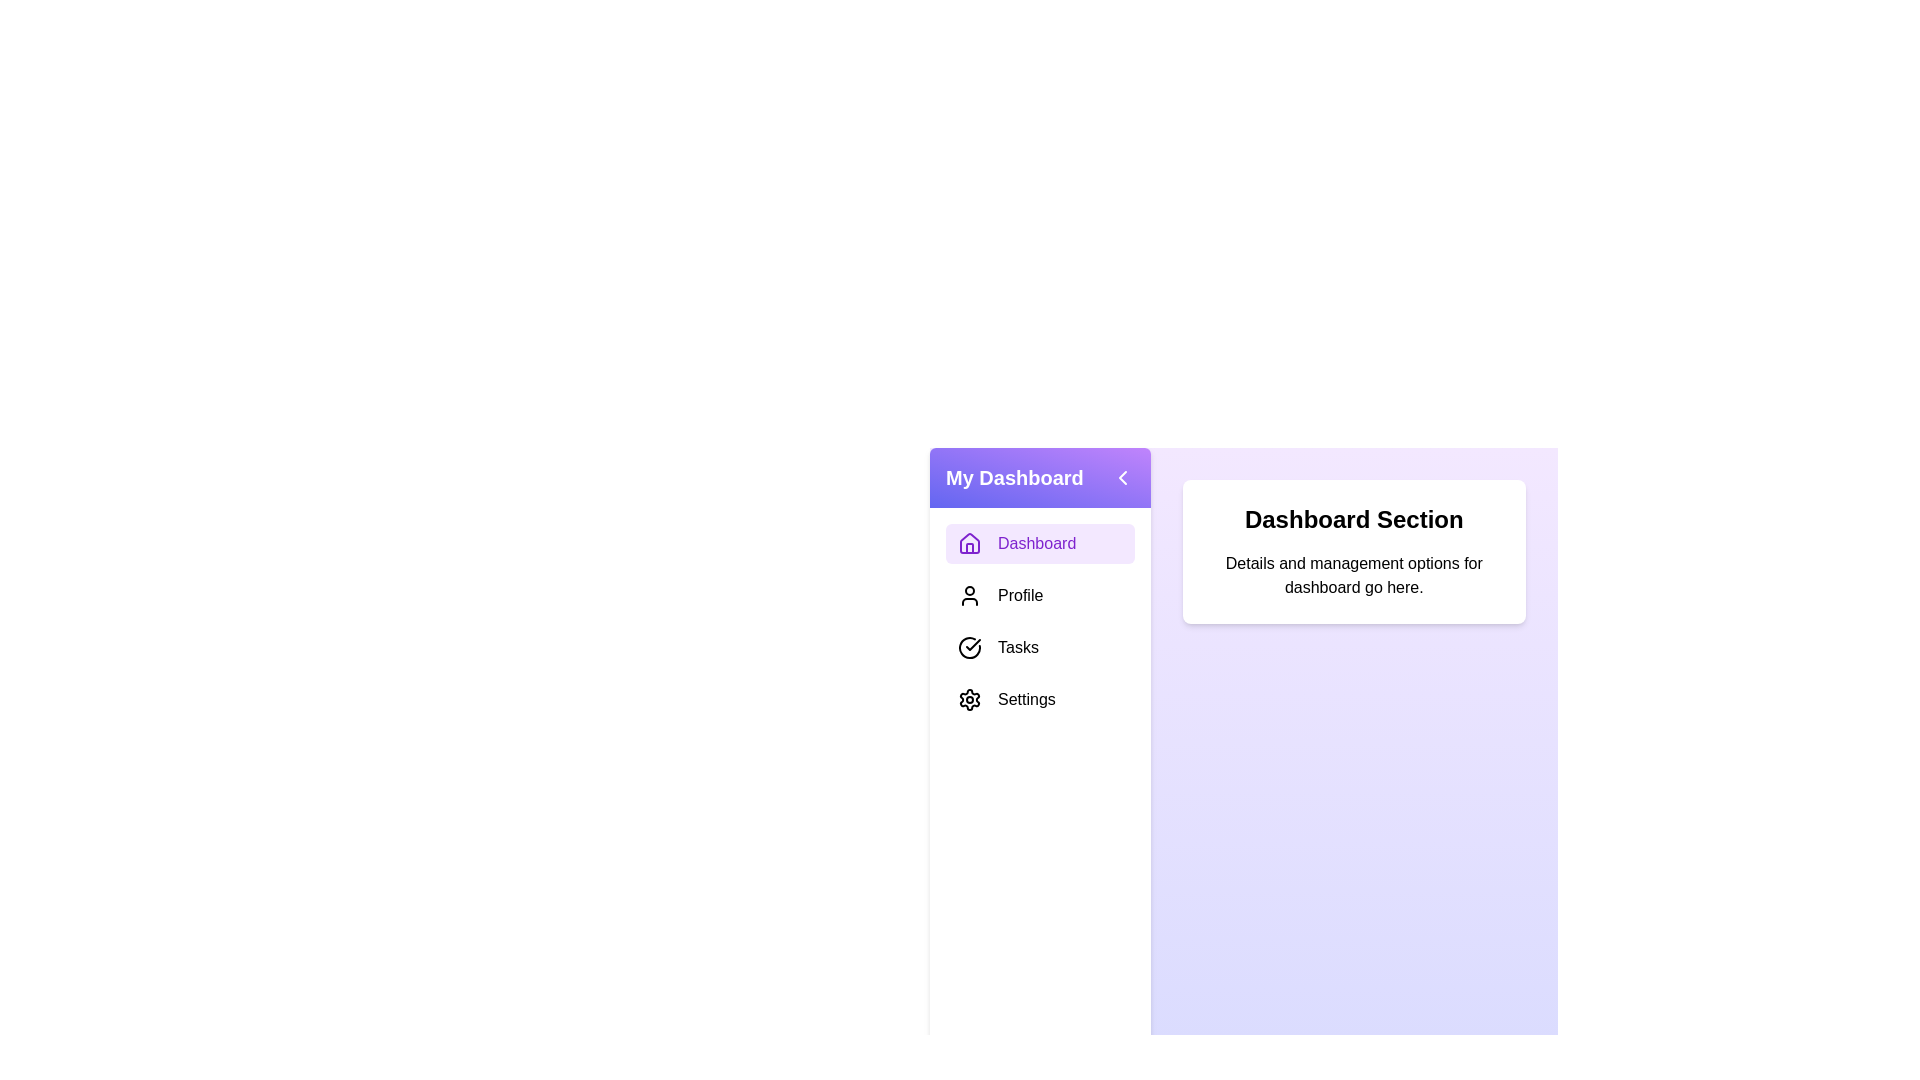  What do you see at coordinates (1122, 478) in the screenshot?
I see `the left-pointing arrow icon on the right side of the purple header bar labeled 'My Dashboard'` at bounding box center [1122, 478].